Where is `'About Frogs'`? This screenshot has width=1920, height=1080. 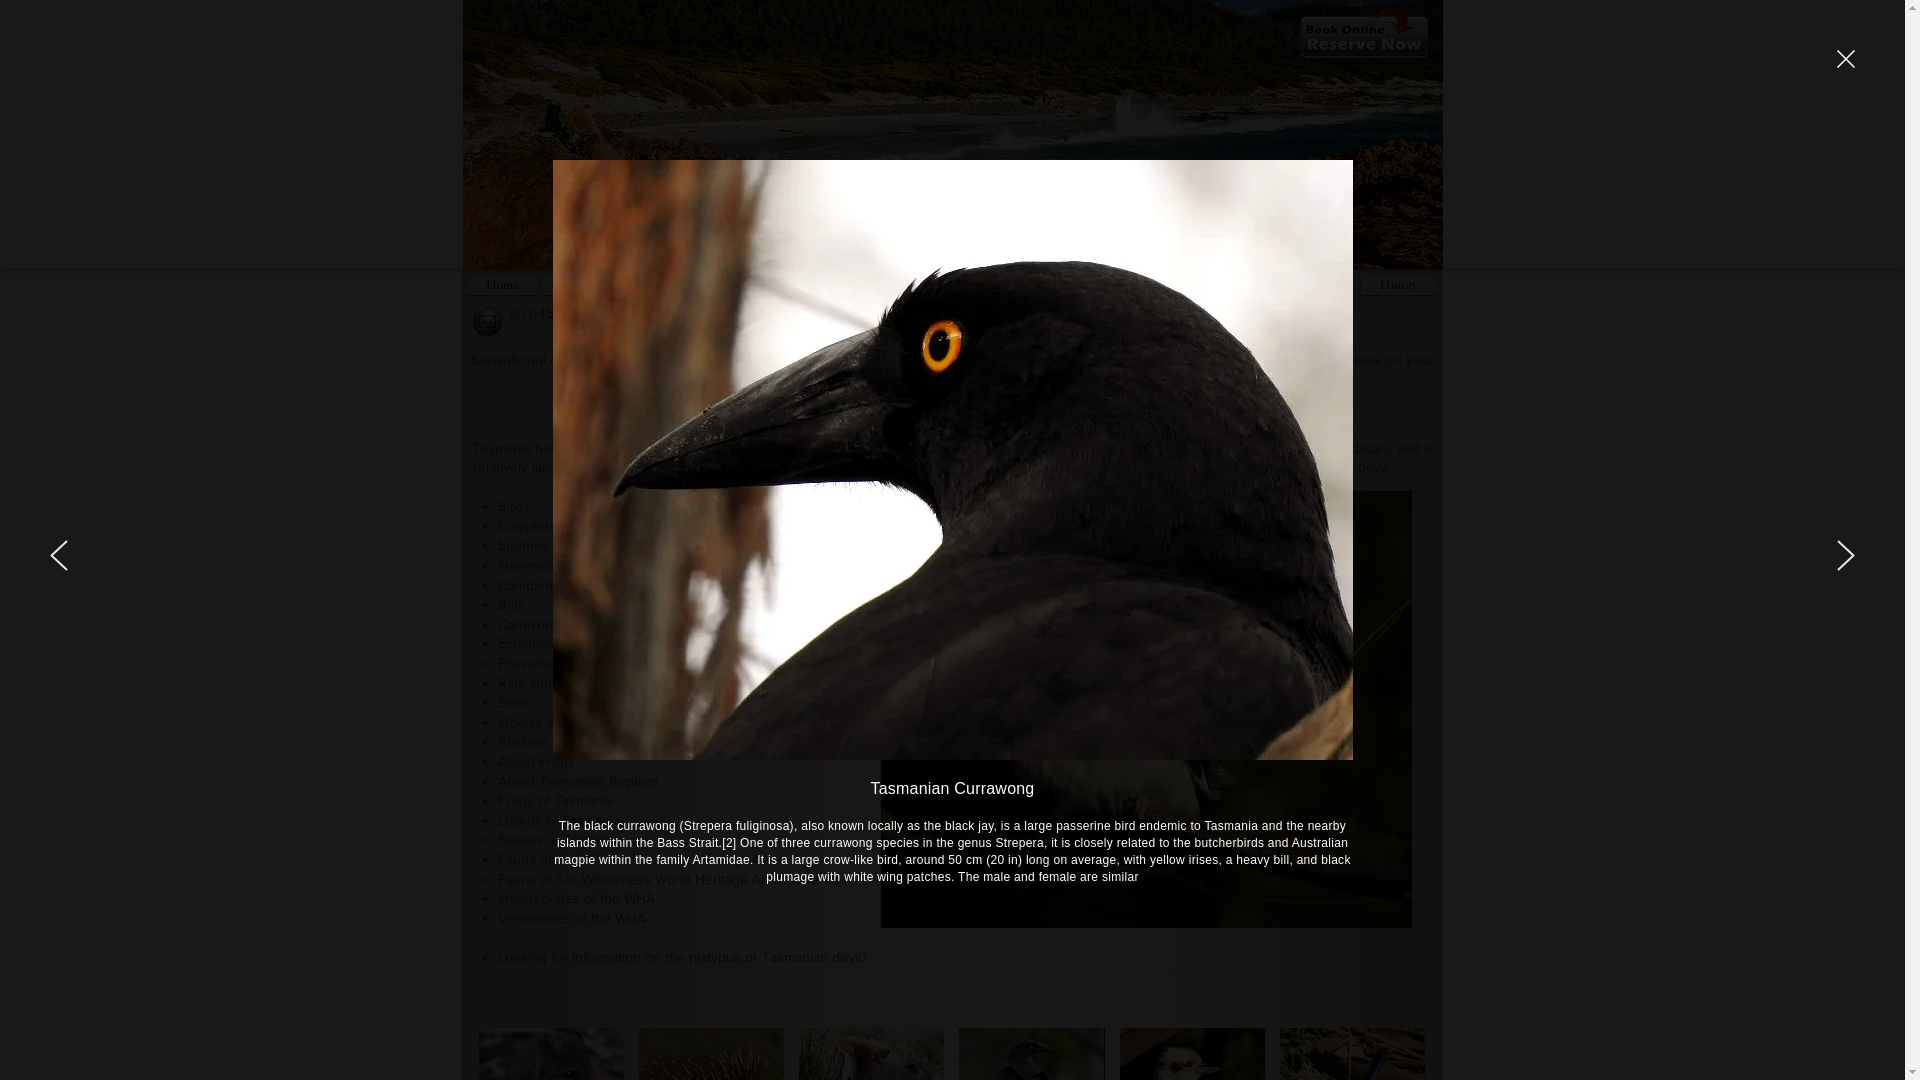 'About Frogs' is located at coordinates (536, 760).